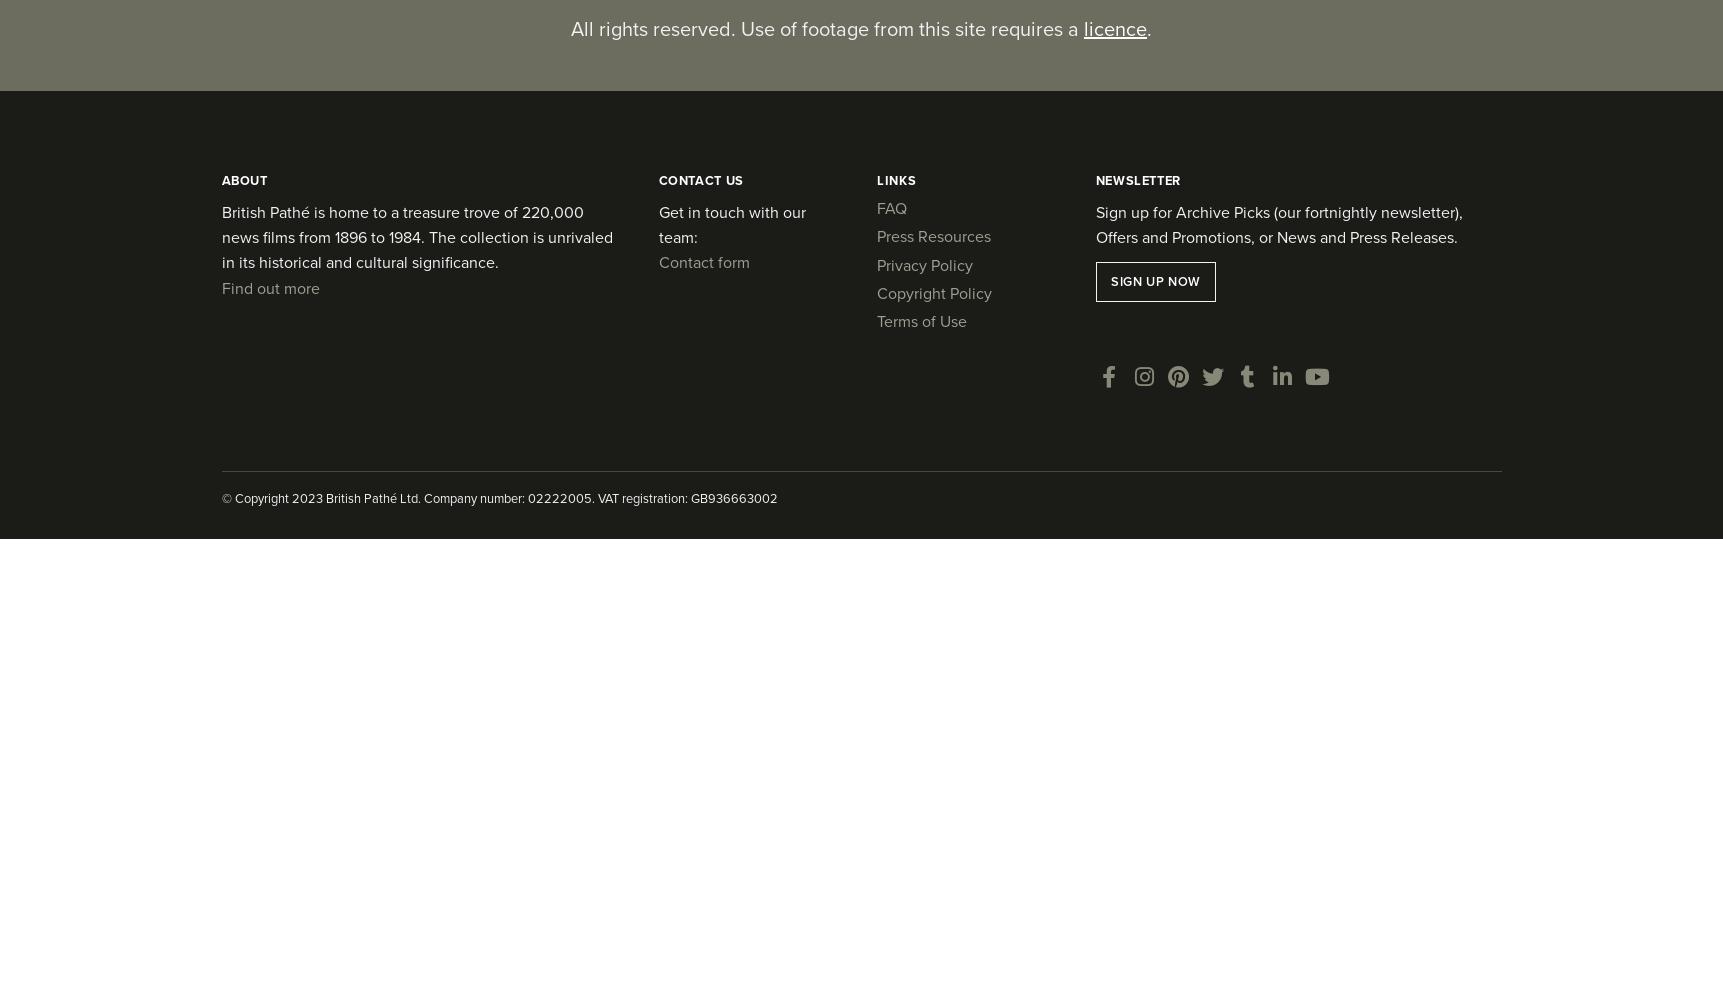  I want to click on 'About', so click(242, 179).